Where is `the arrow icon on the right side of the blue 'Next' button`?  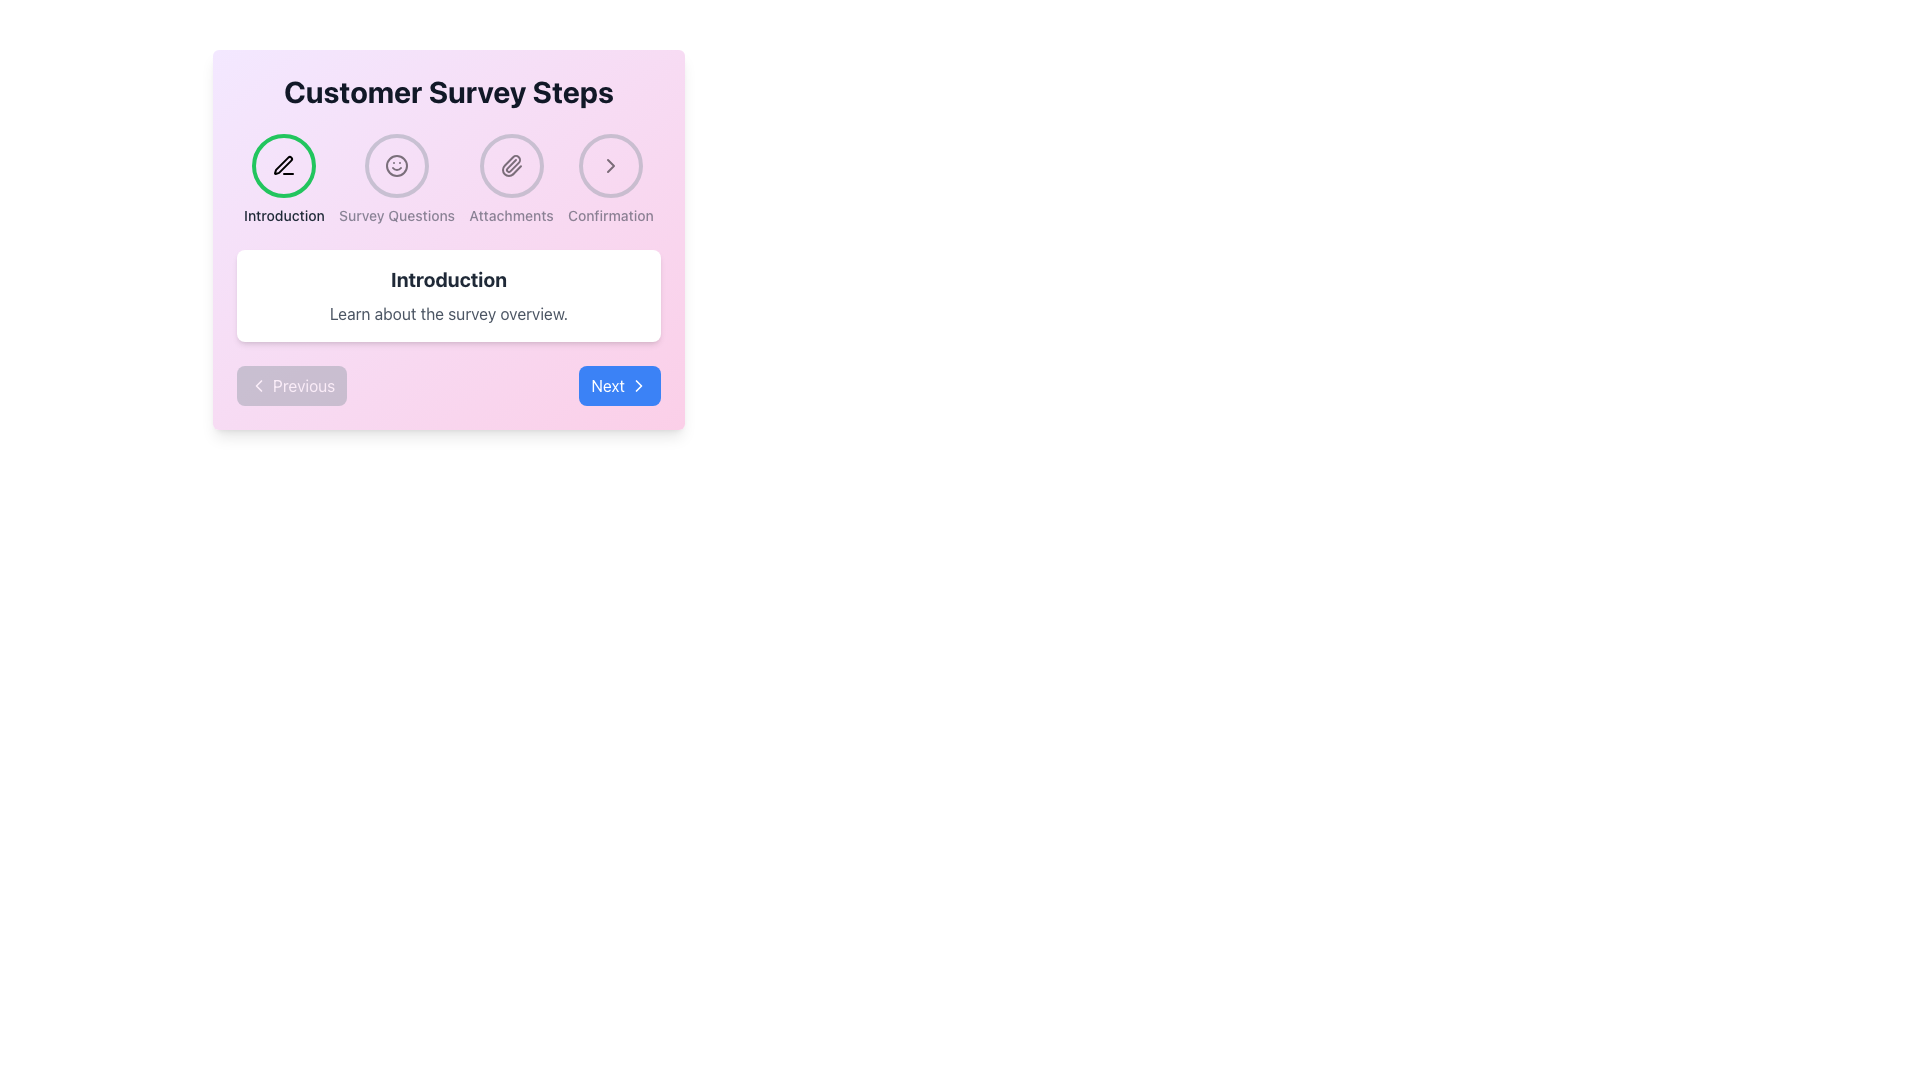
the arrow icon on the right side of the blue 'Next' button is located at coordinates (637, 385).